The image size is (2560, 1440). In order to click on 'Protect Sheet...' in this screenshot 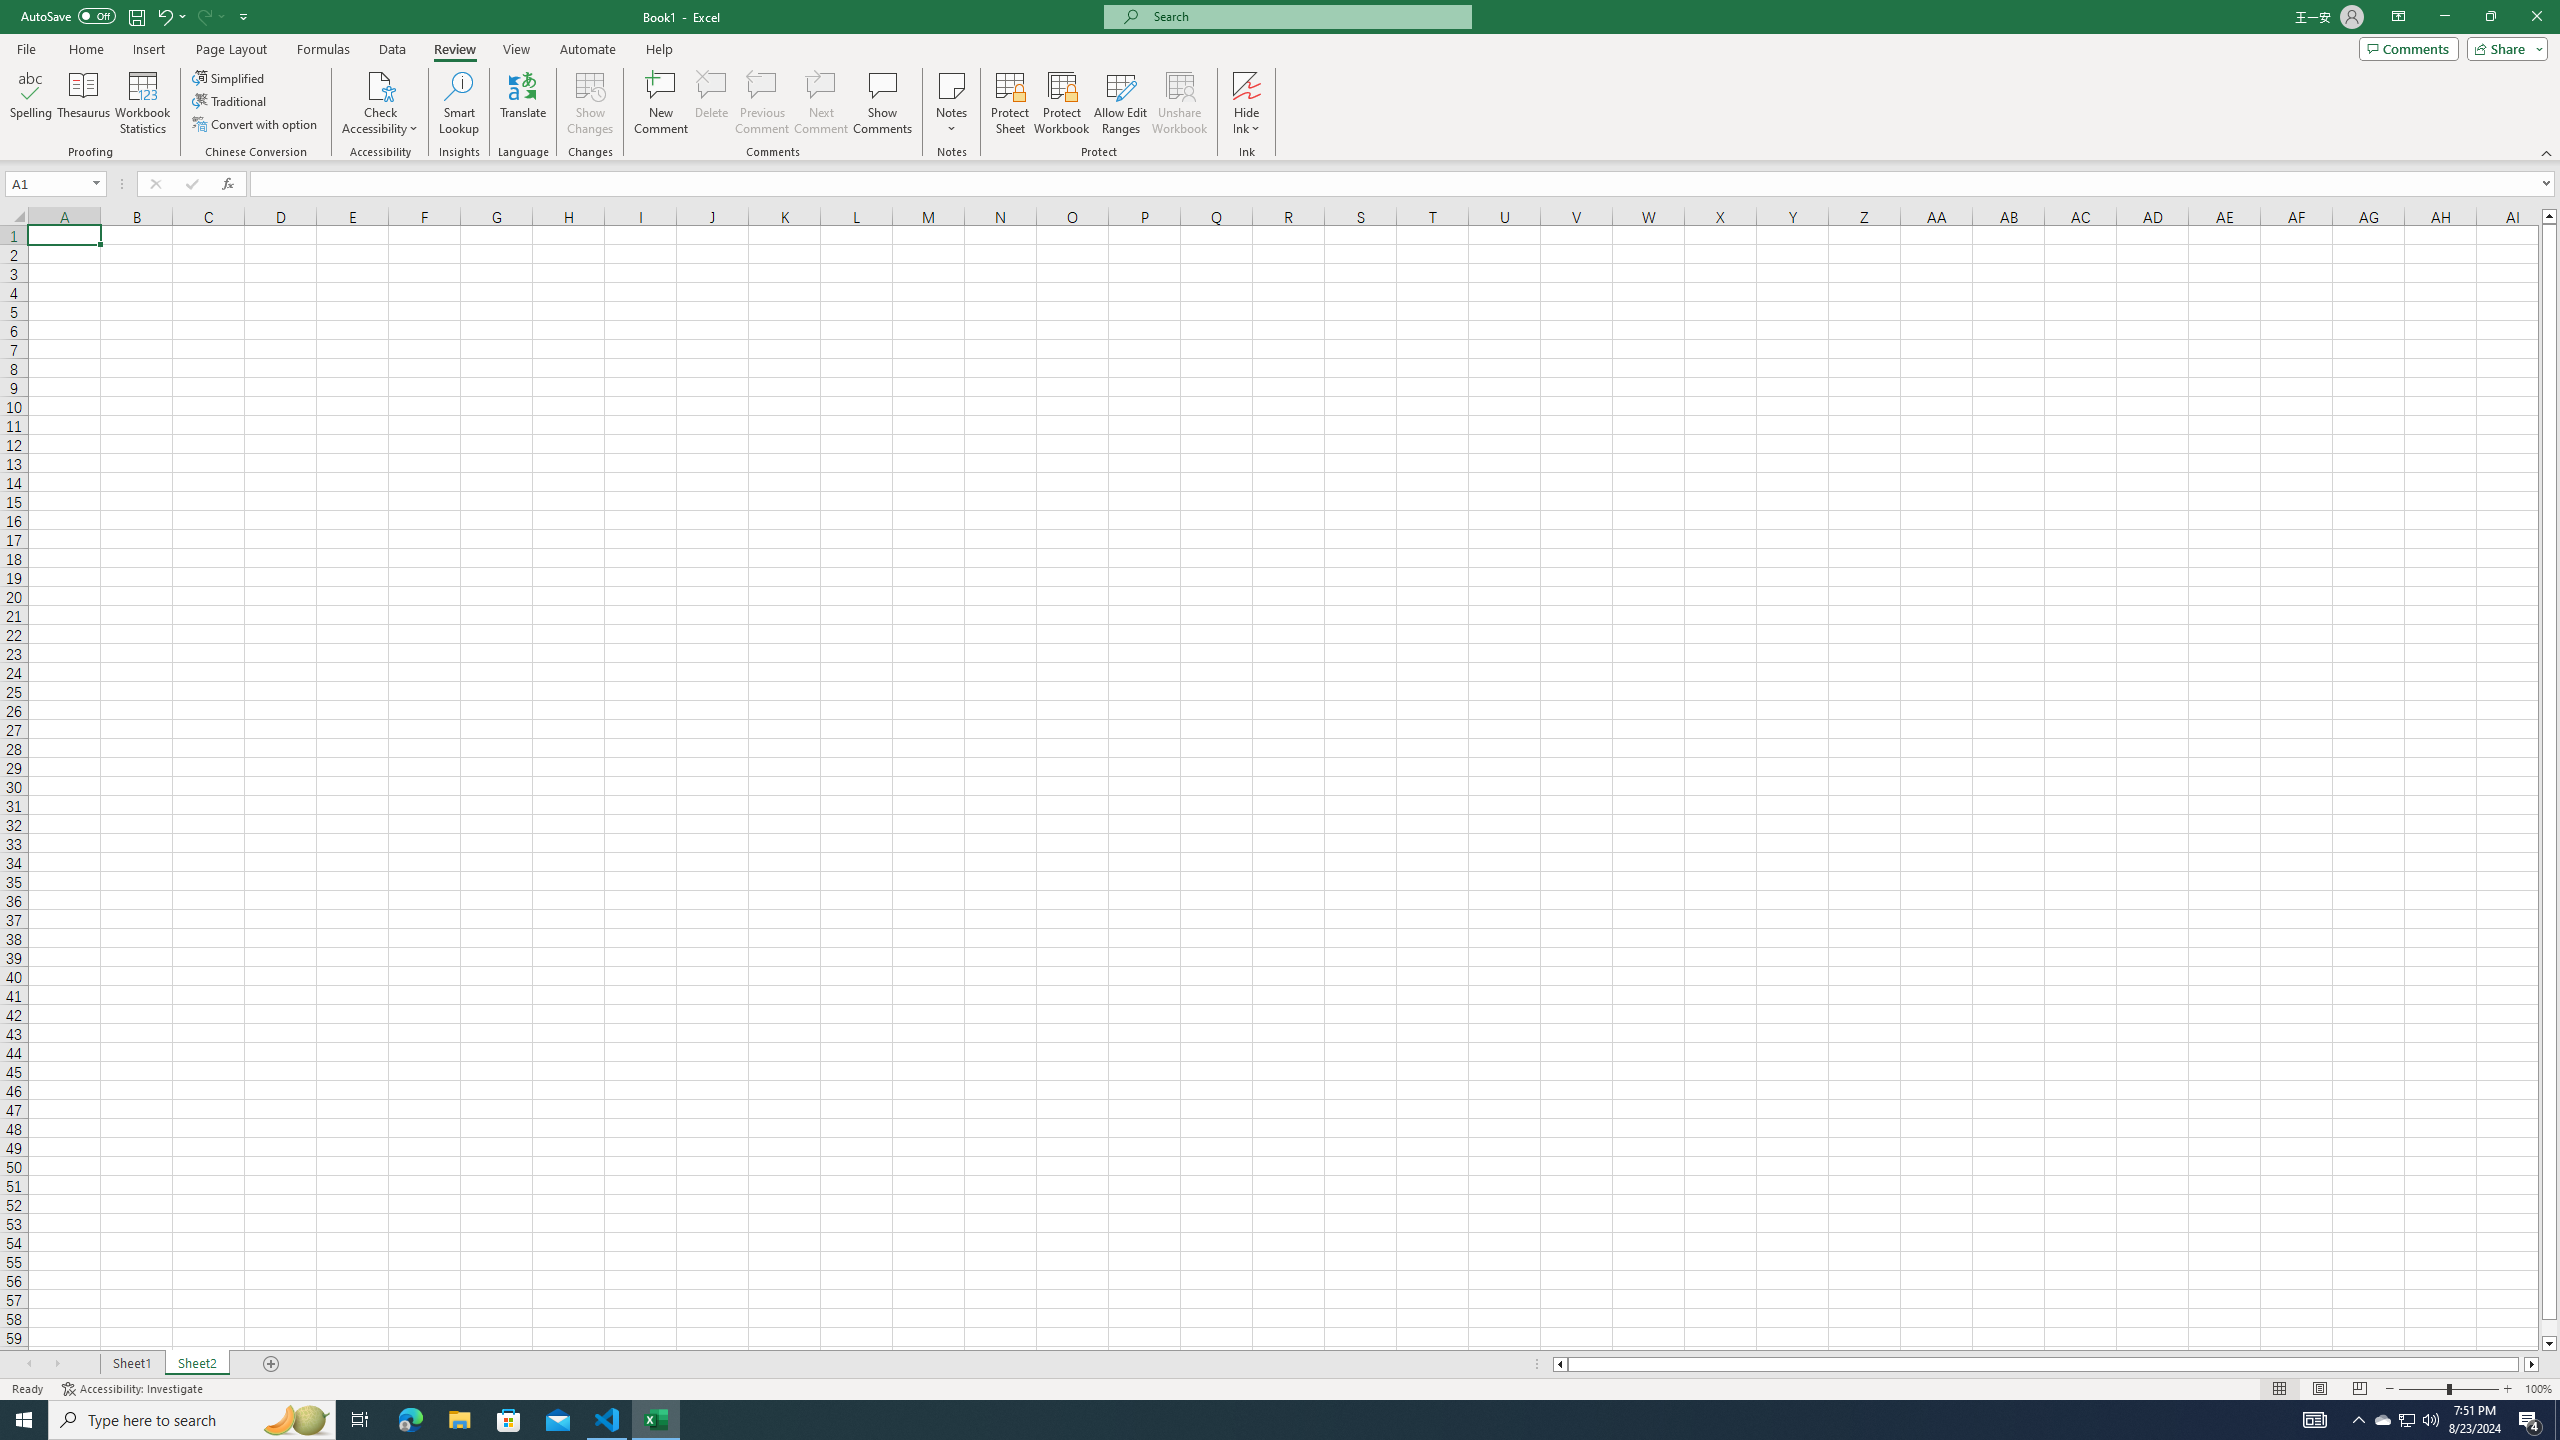, I will do `click(1008, 103)`.